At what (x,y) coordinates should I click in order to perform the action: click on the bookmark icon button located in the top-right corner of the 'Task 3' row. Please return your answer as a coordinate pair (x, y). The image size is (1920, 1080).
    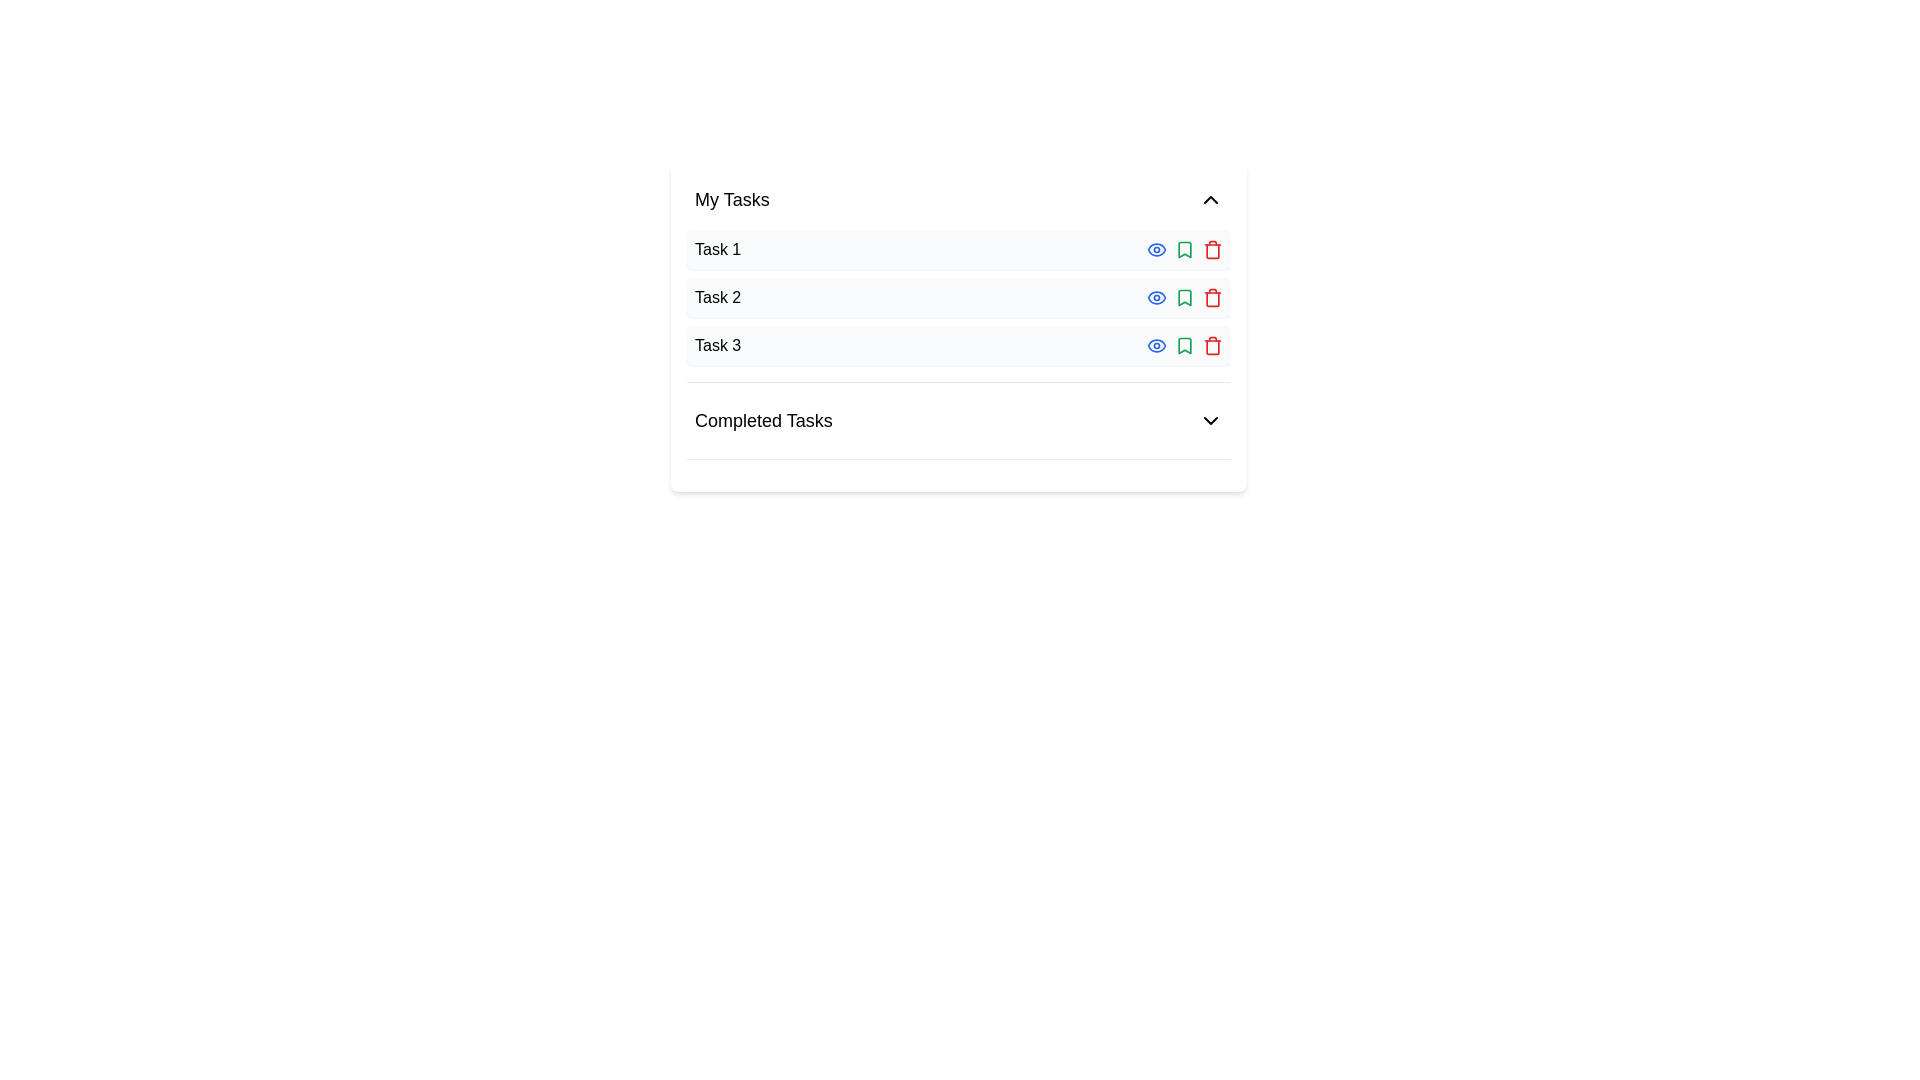
    Looking at the image, I should click on (1185, 345).